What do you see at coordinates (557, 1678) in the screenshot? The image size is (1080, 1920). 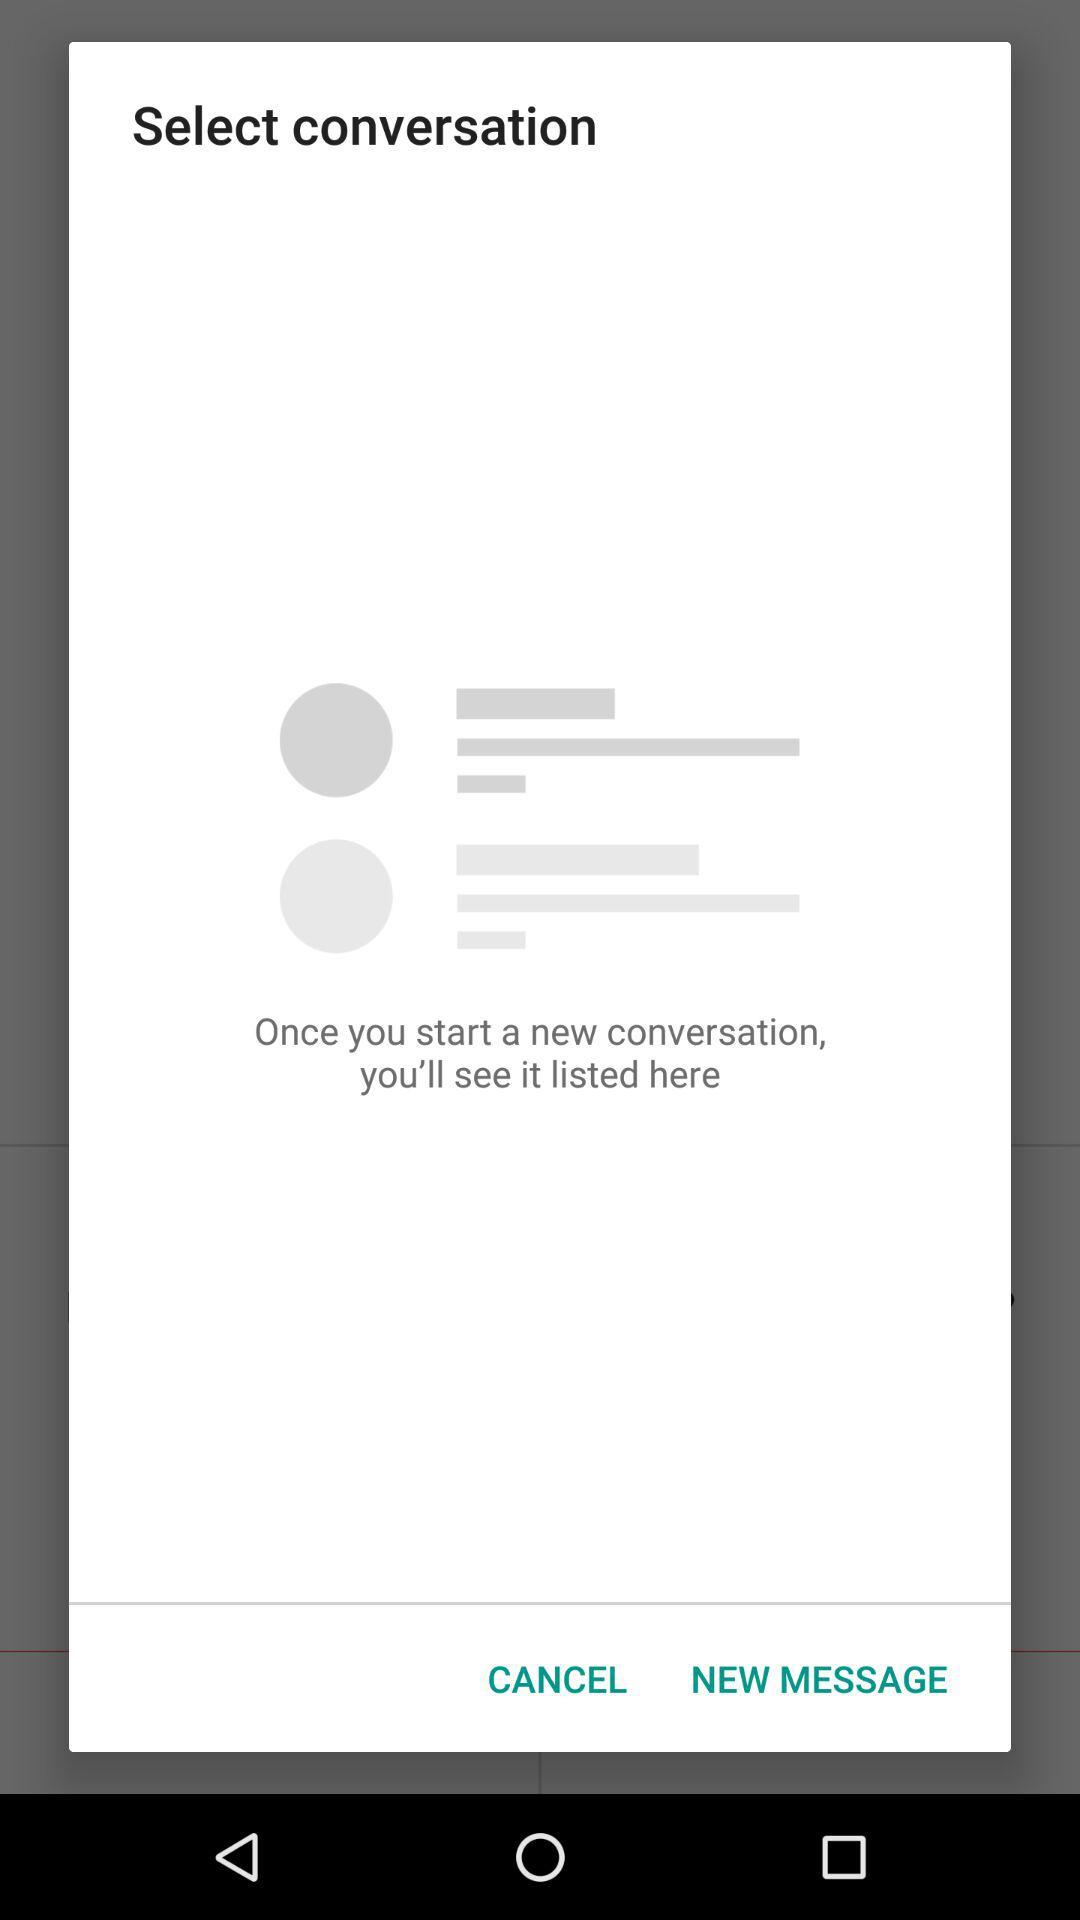 I see `cancel icon` at bounding box center [557, 1678].